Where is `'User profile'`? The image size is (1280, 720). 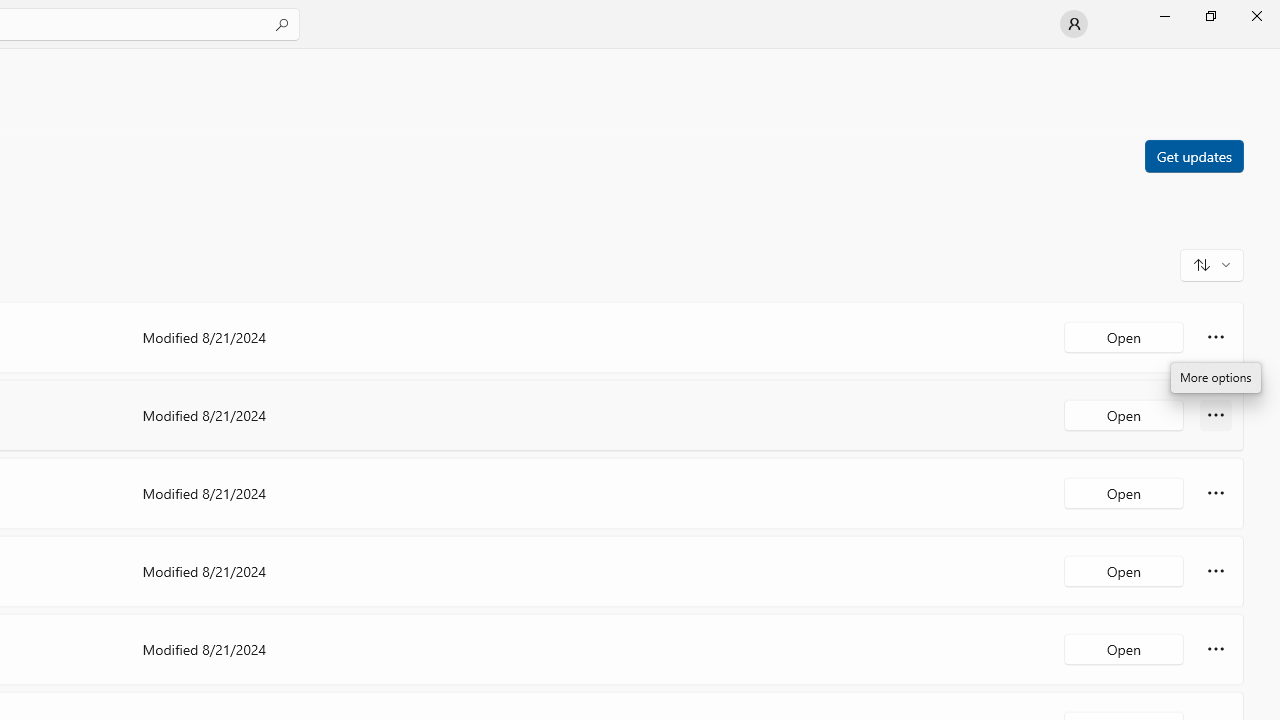 'User profile' is located at coordinates (1072, 24).